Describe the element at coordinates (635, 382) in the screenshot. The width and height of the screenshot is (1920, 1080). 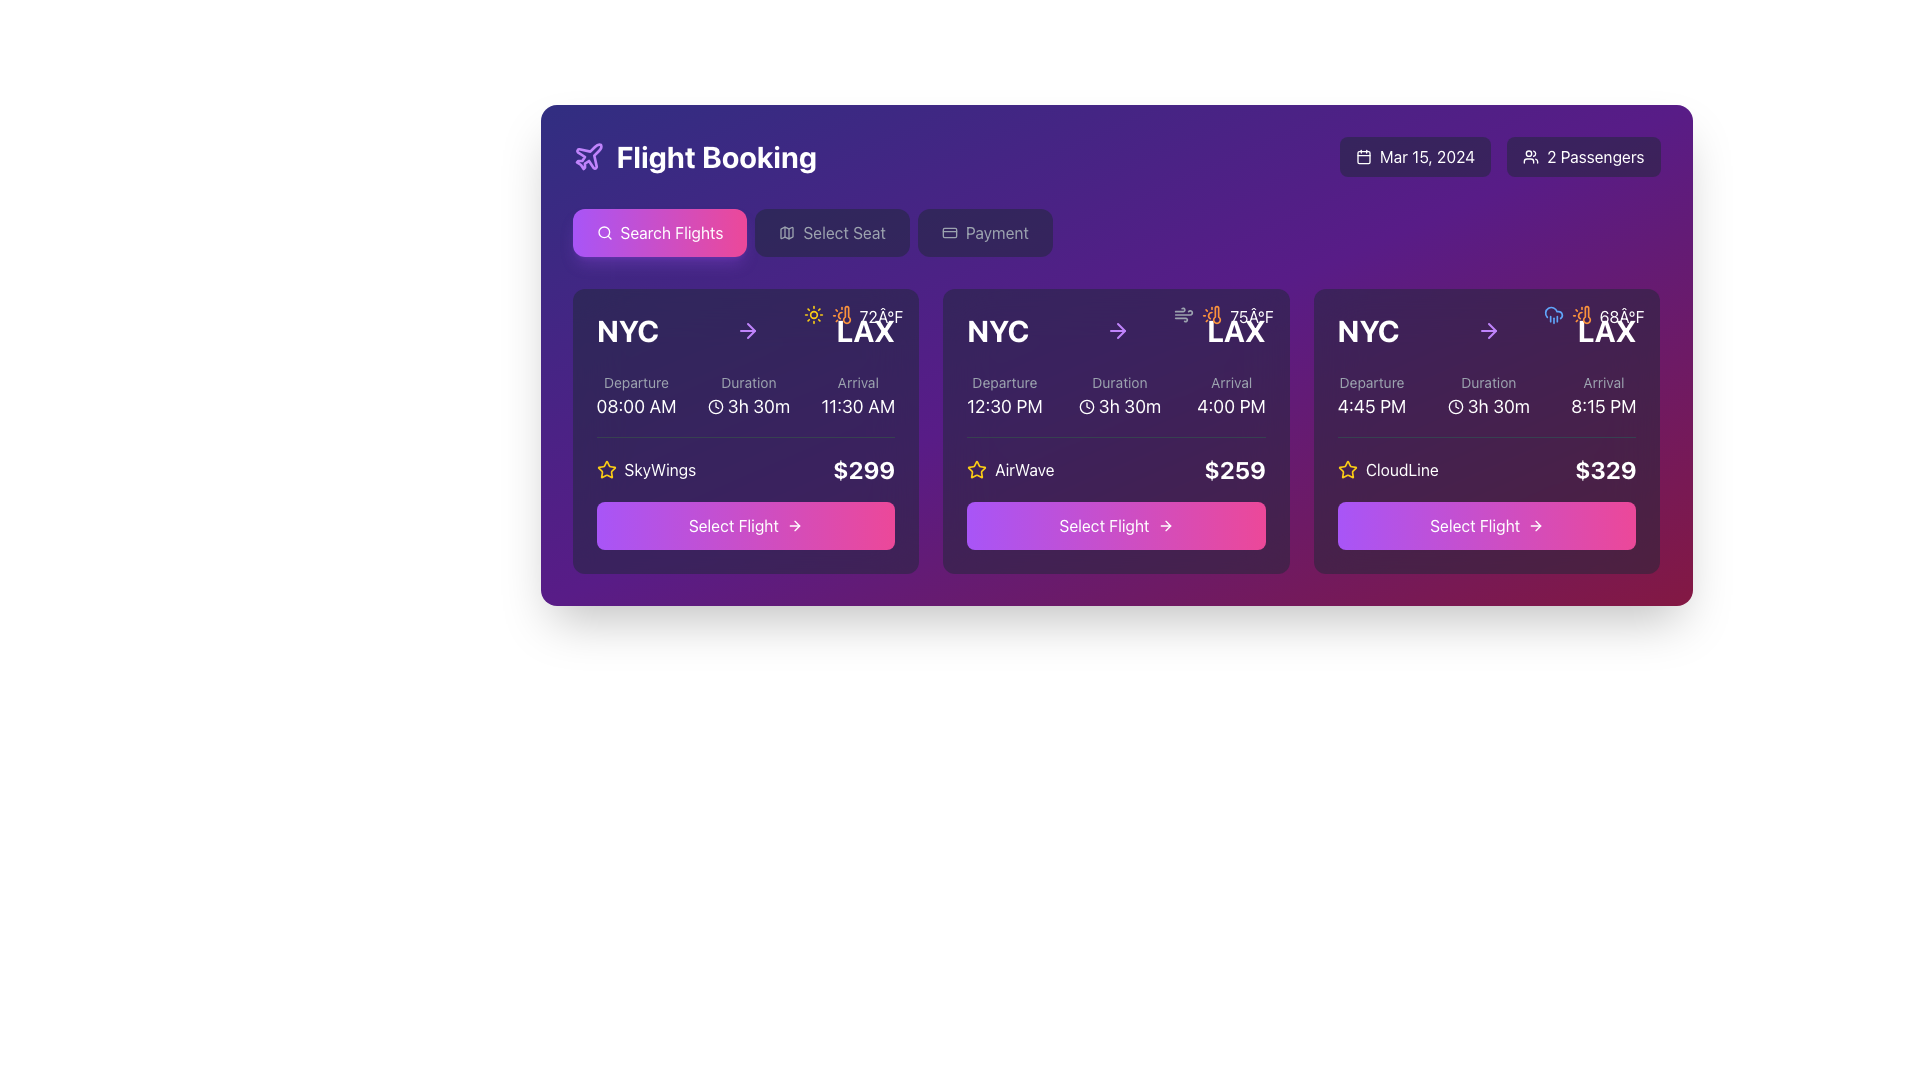
I see `the small textual label displaying 'Departure' which is positioned above the '08:00 AM' time in the flight option card for NYC to LAX` at that location.